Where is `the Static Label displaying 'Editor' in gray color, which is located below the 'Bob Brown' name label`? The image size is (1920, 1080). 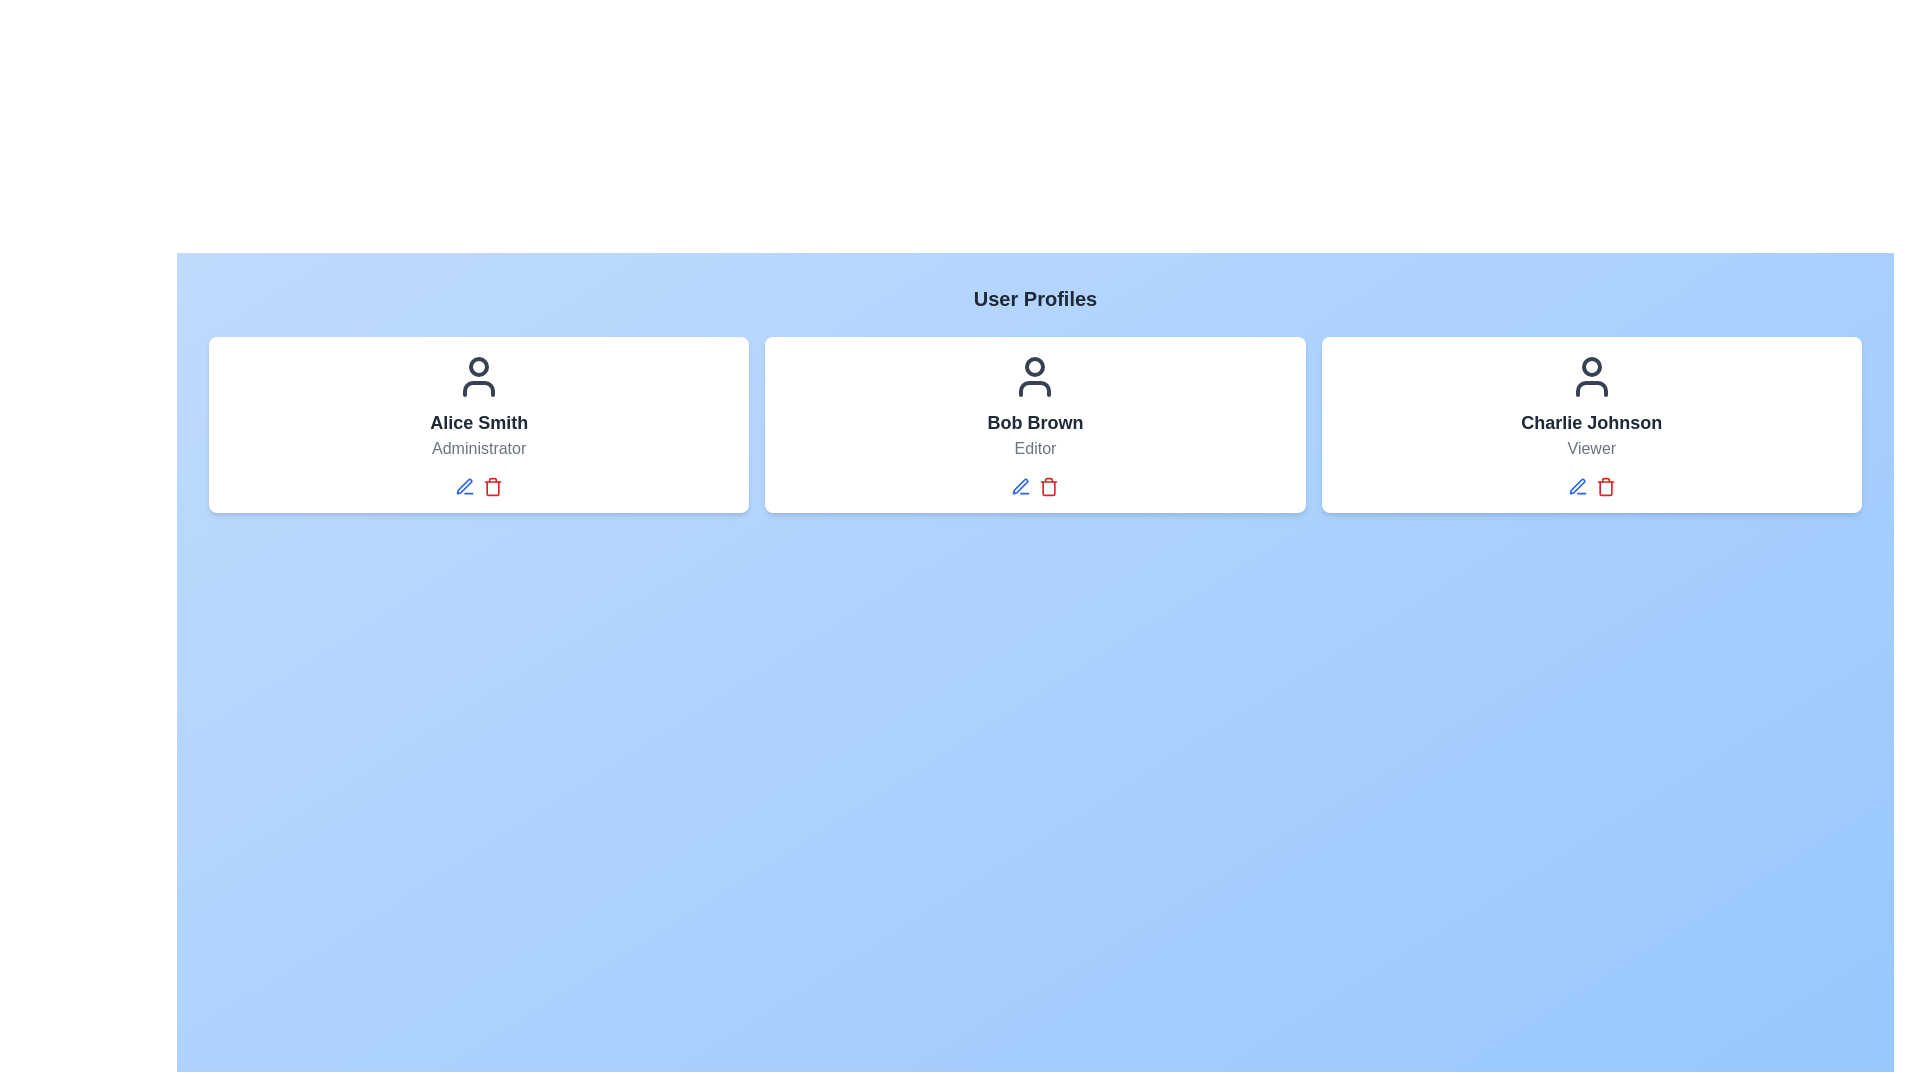
the Static Label displaying 'Editor' in gray color, which is located below the 'Bob Brown' name label is located at coordinates (1035, 447).